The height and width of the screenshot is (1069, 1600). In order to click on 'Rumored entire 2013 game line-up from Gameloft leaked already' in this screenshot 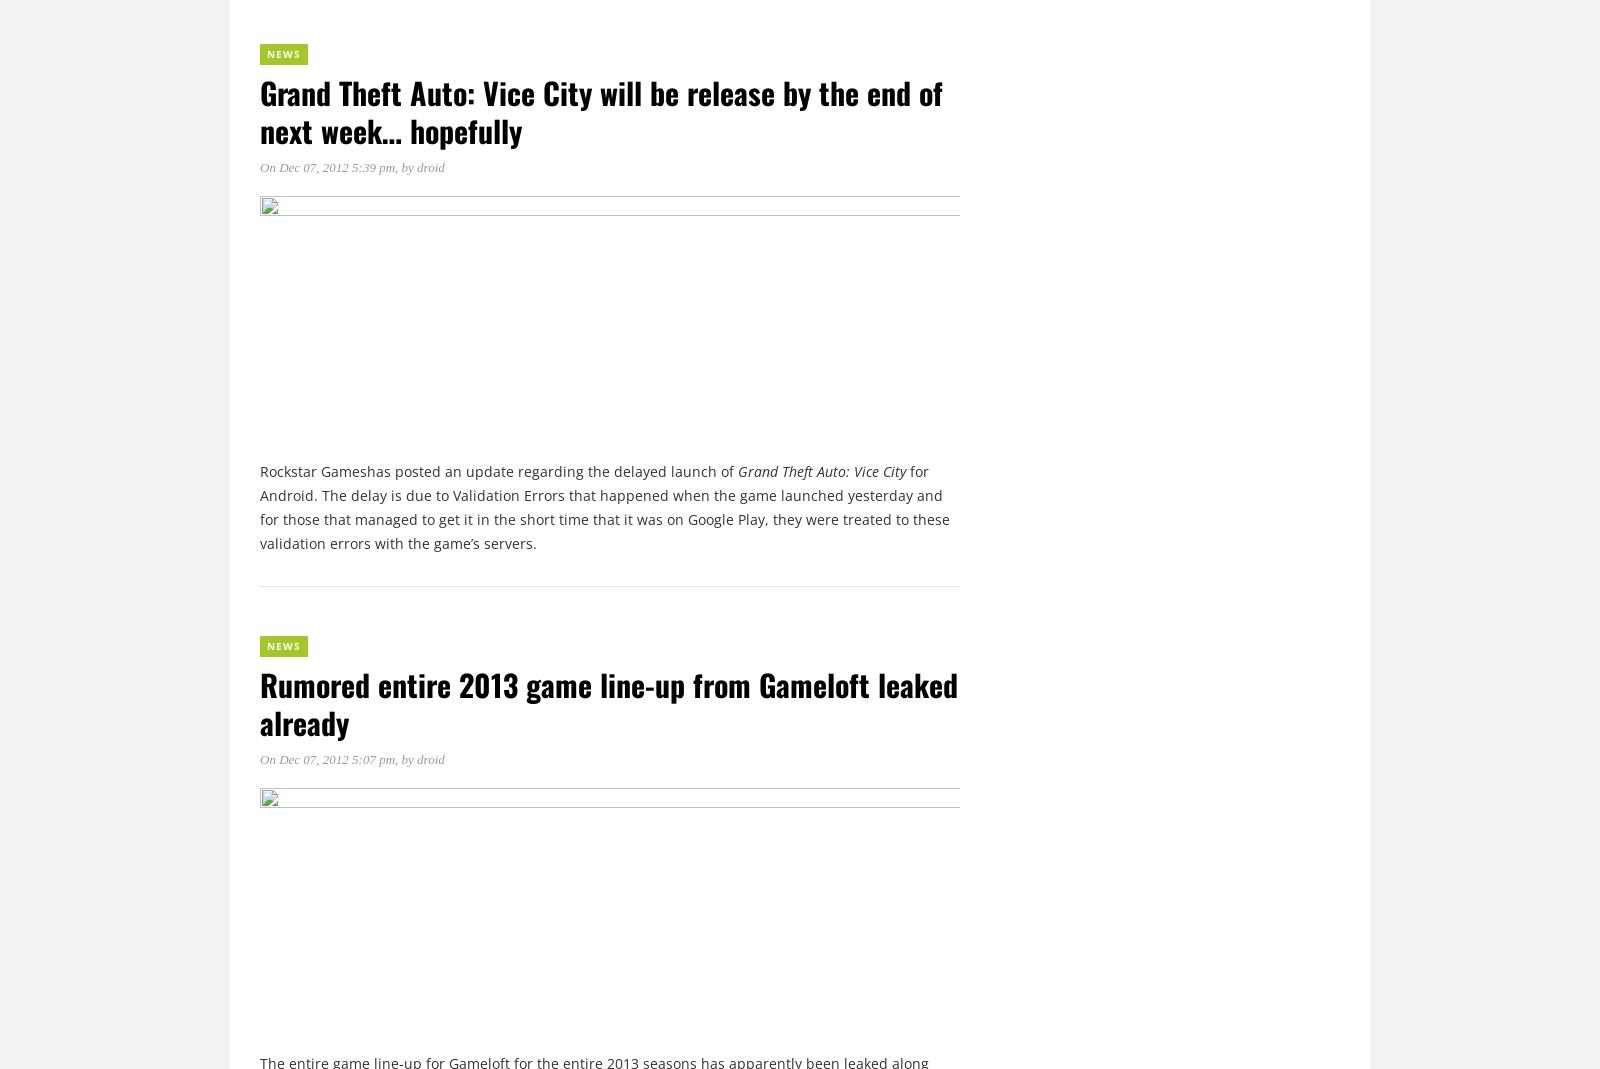, I will do `click(608, 701)`.